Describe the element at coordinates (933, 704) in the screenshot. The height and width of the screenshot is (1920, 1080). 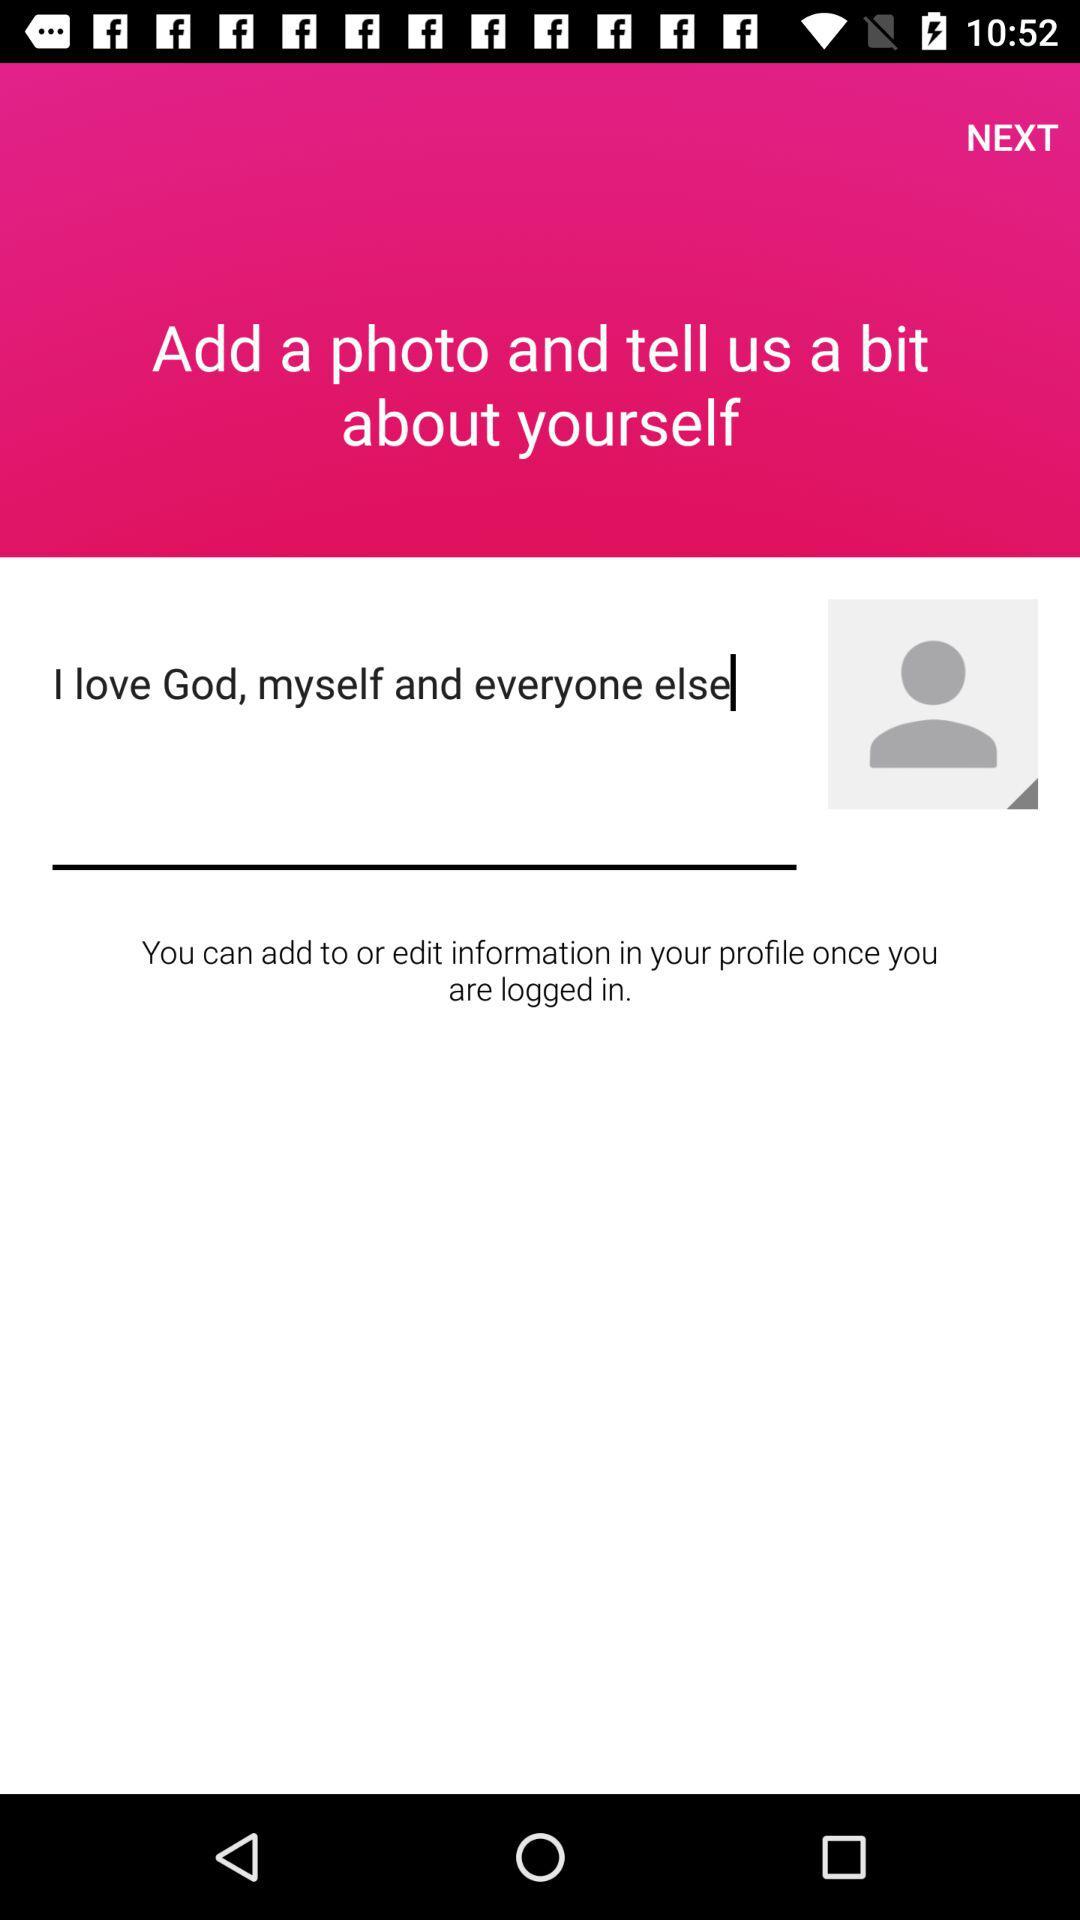
I see `profile options` at that location.